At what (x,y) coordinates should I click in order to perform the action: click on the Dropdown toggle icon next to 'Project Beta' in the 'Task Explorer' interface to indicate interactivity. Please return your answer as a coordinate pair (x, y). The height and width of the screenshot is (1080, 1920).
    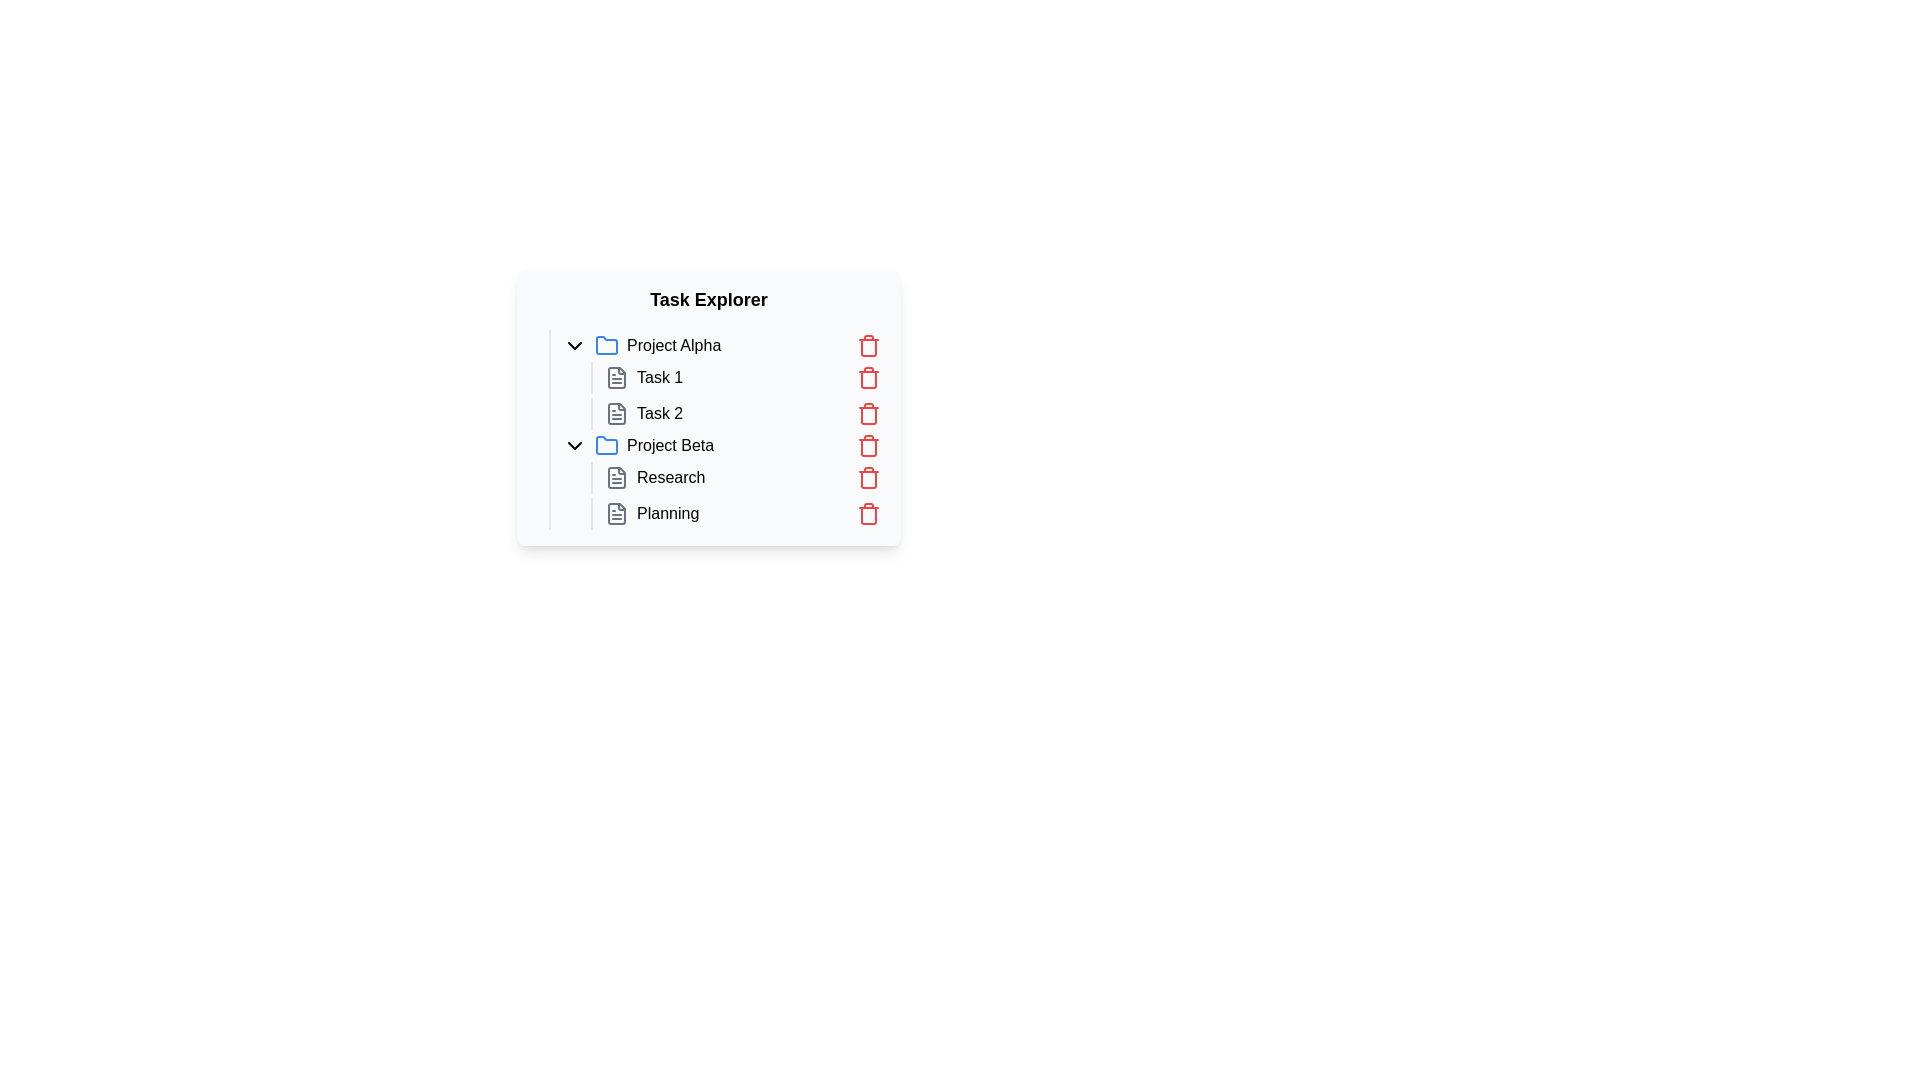
    Looking at the image, I should click on (574, 445).